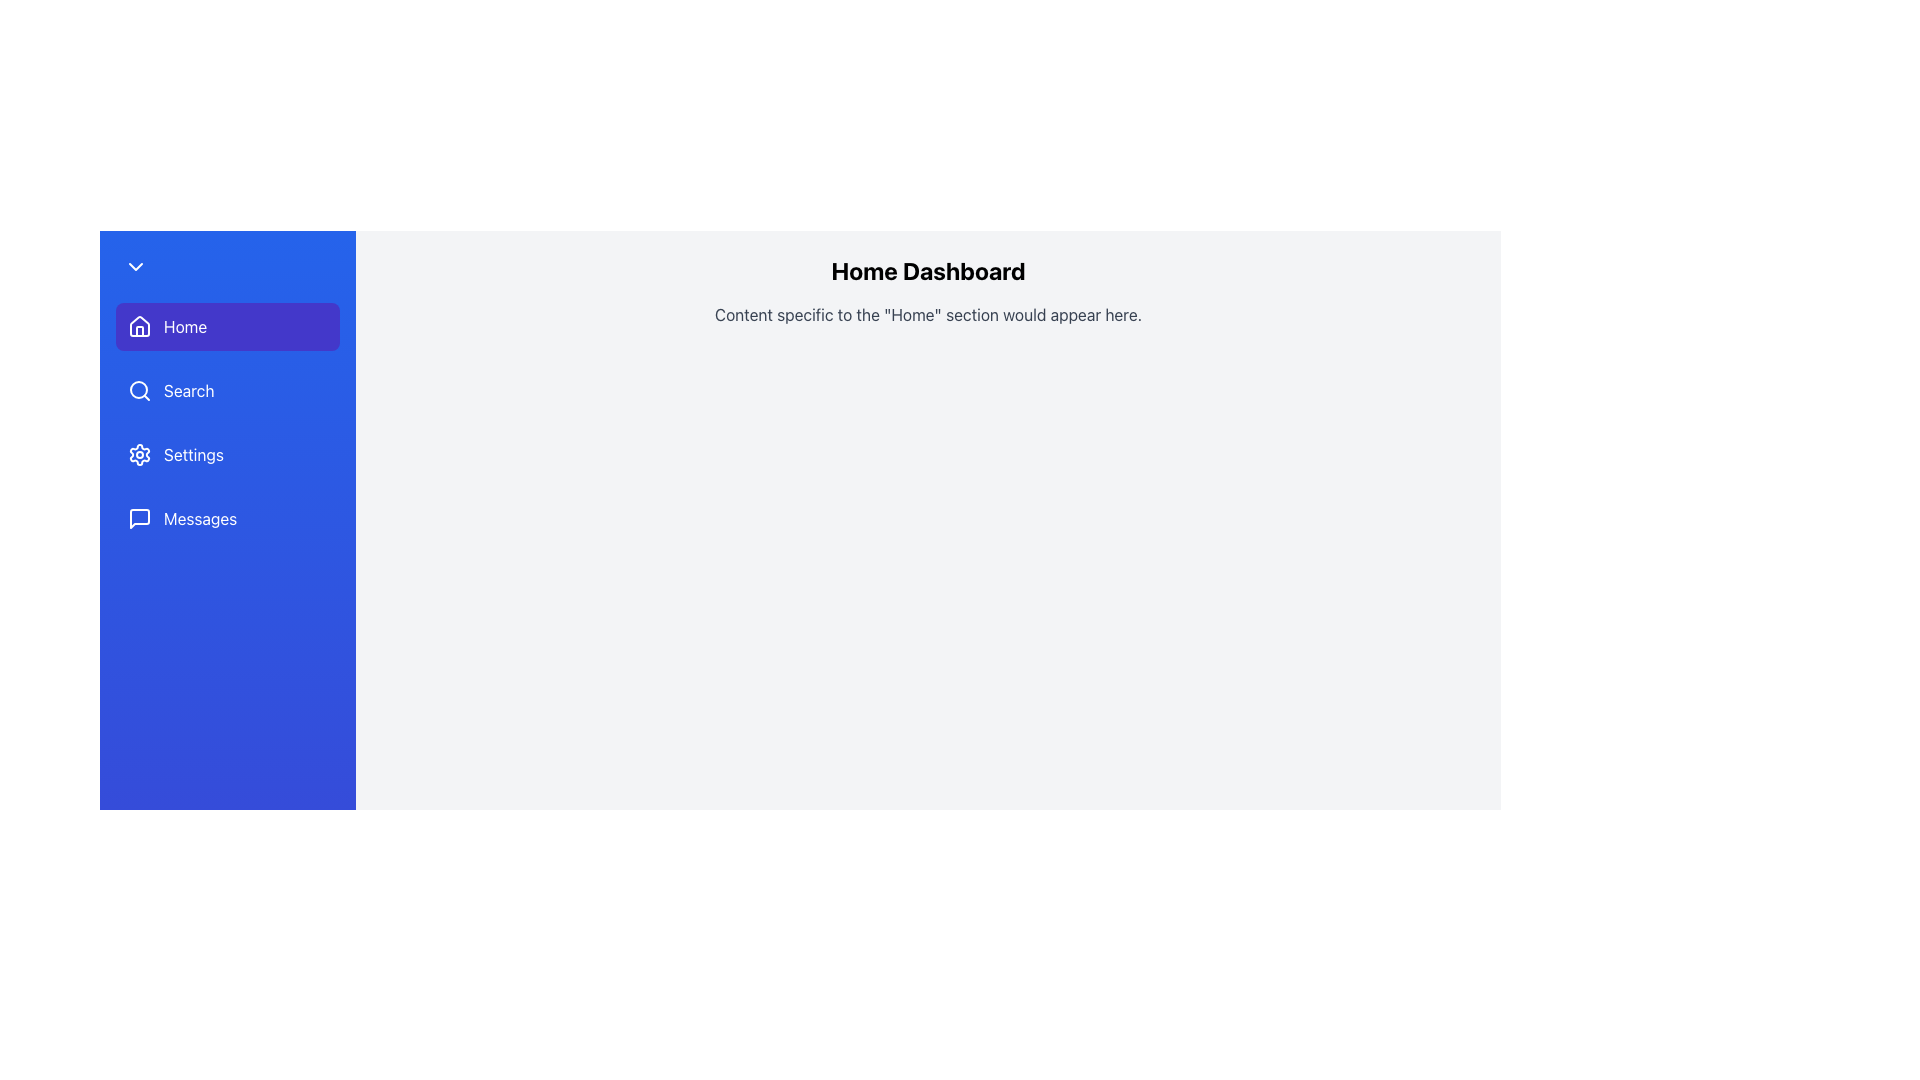 The width and height of the screenshot is (1920, 1080). I want to click on the 'Settings' label in the left-side navigation panel, which is the third menu item from the top, right-aligned next to a gear icon, so click(193, 455).